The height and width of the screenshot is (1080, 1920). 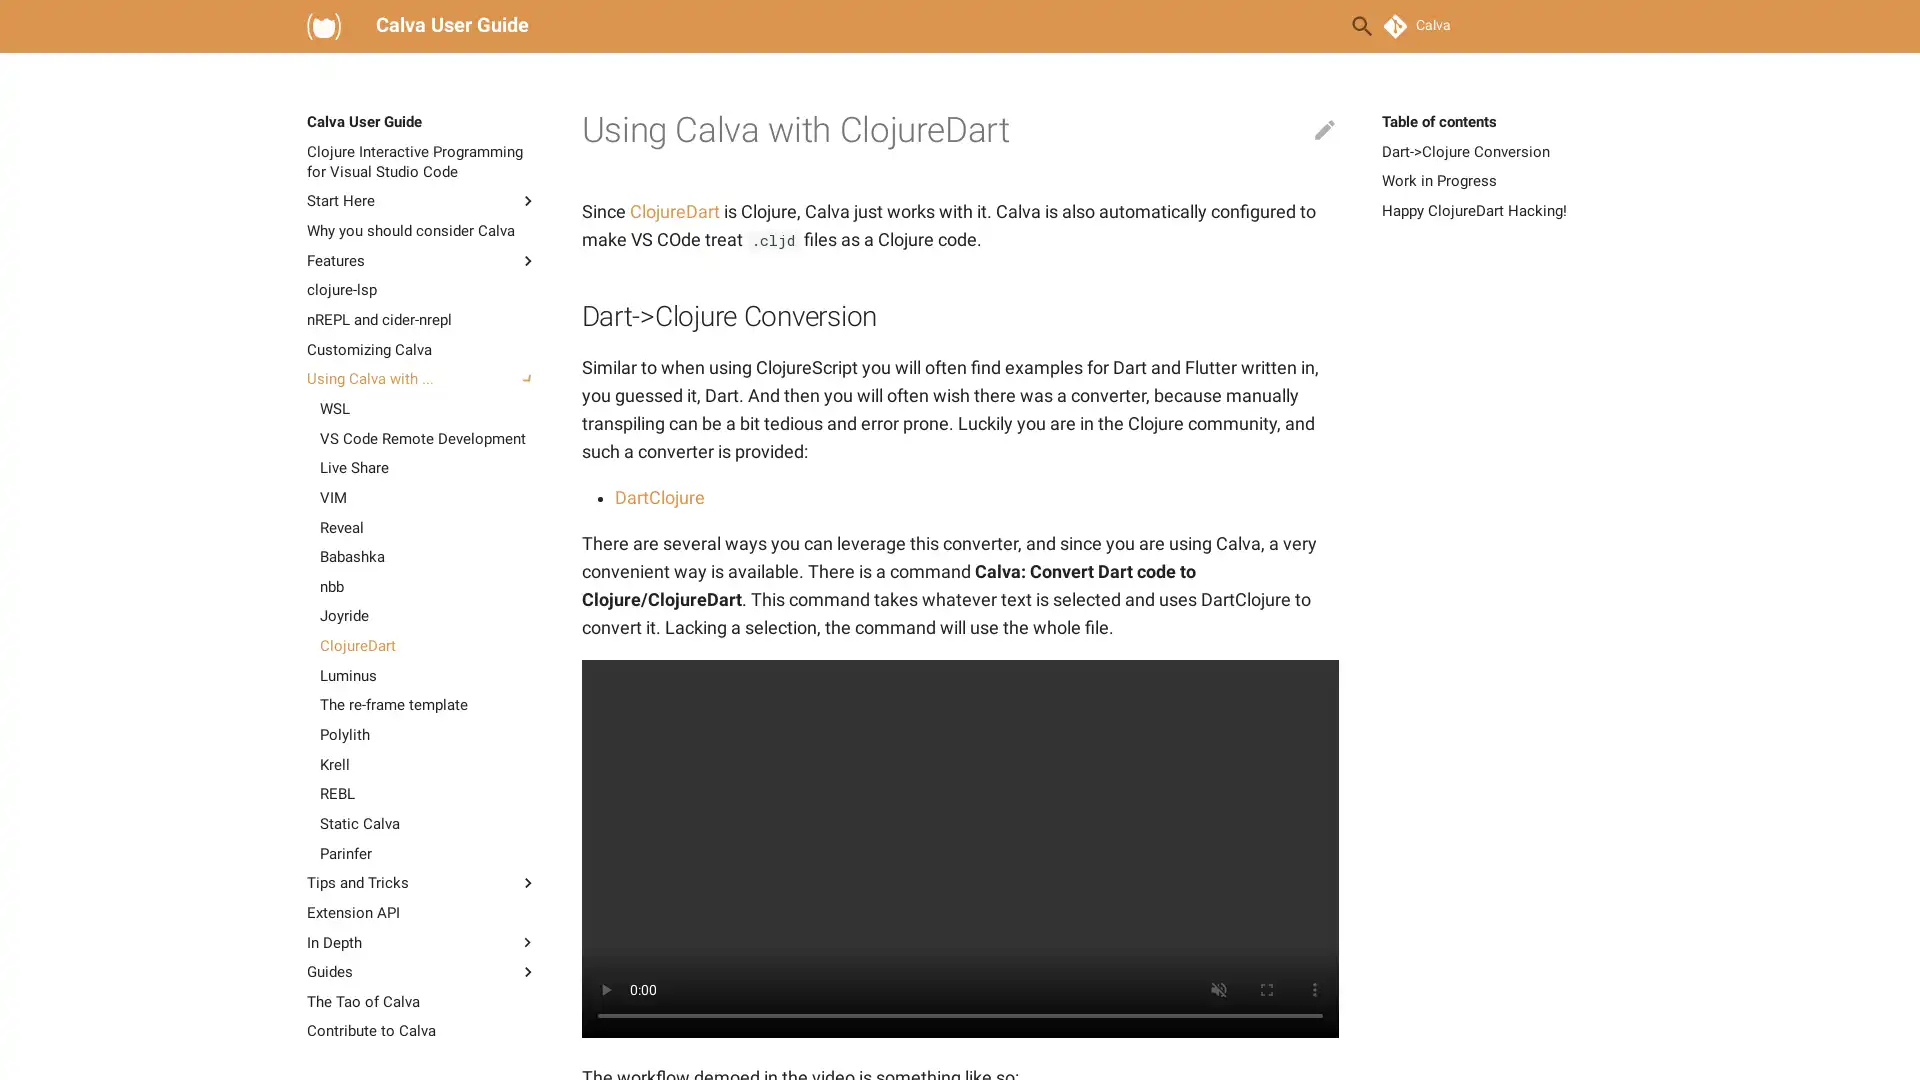 I want to click on enter full screen, so click(x=1265, y=990).